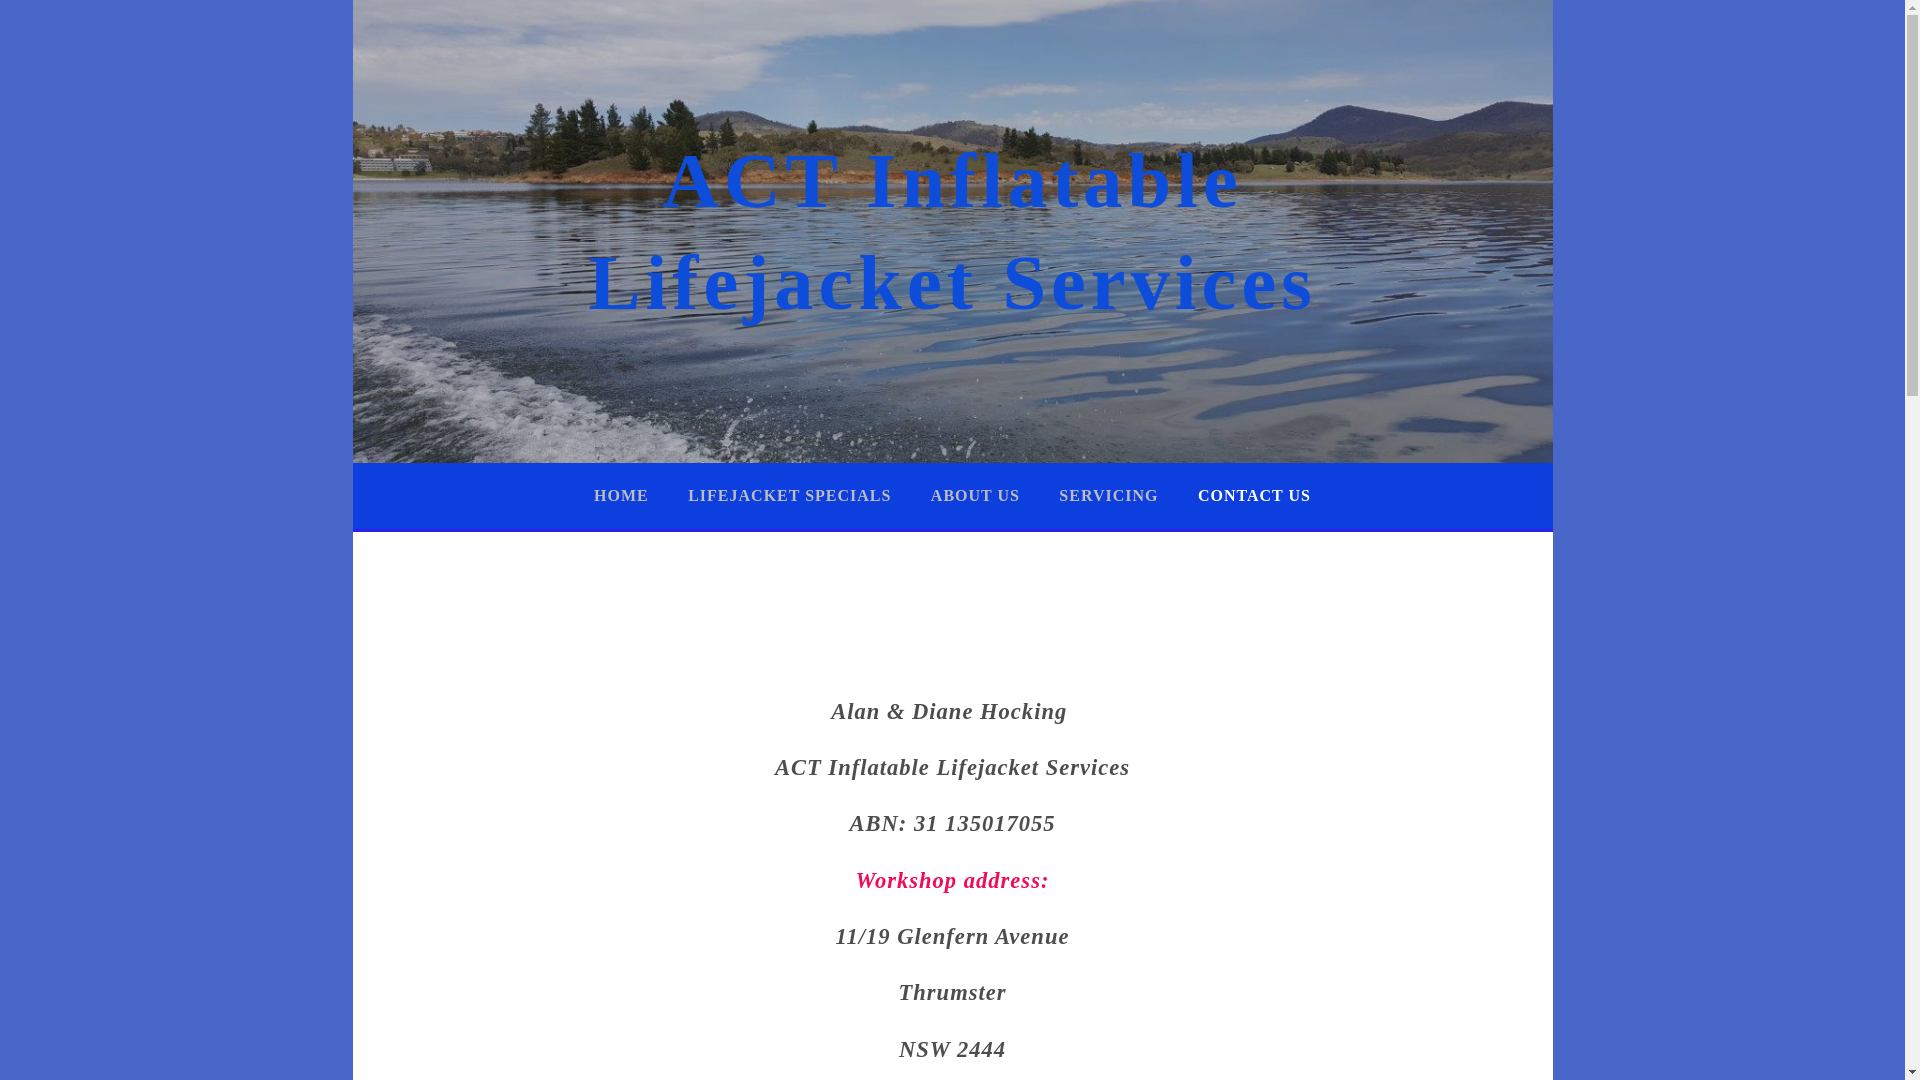 This screenshot has width=1920, height=1080. What do you see at coordinates (1058, 495) in the screenshot?
I see `'SERVICING'` at bounding box center [1058, 495].